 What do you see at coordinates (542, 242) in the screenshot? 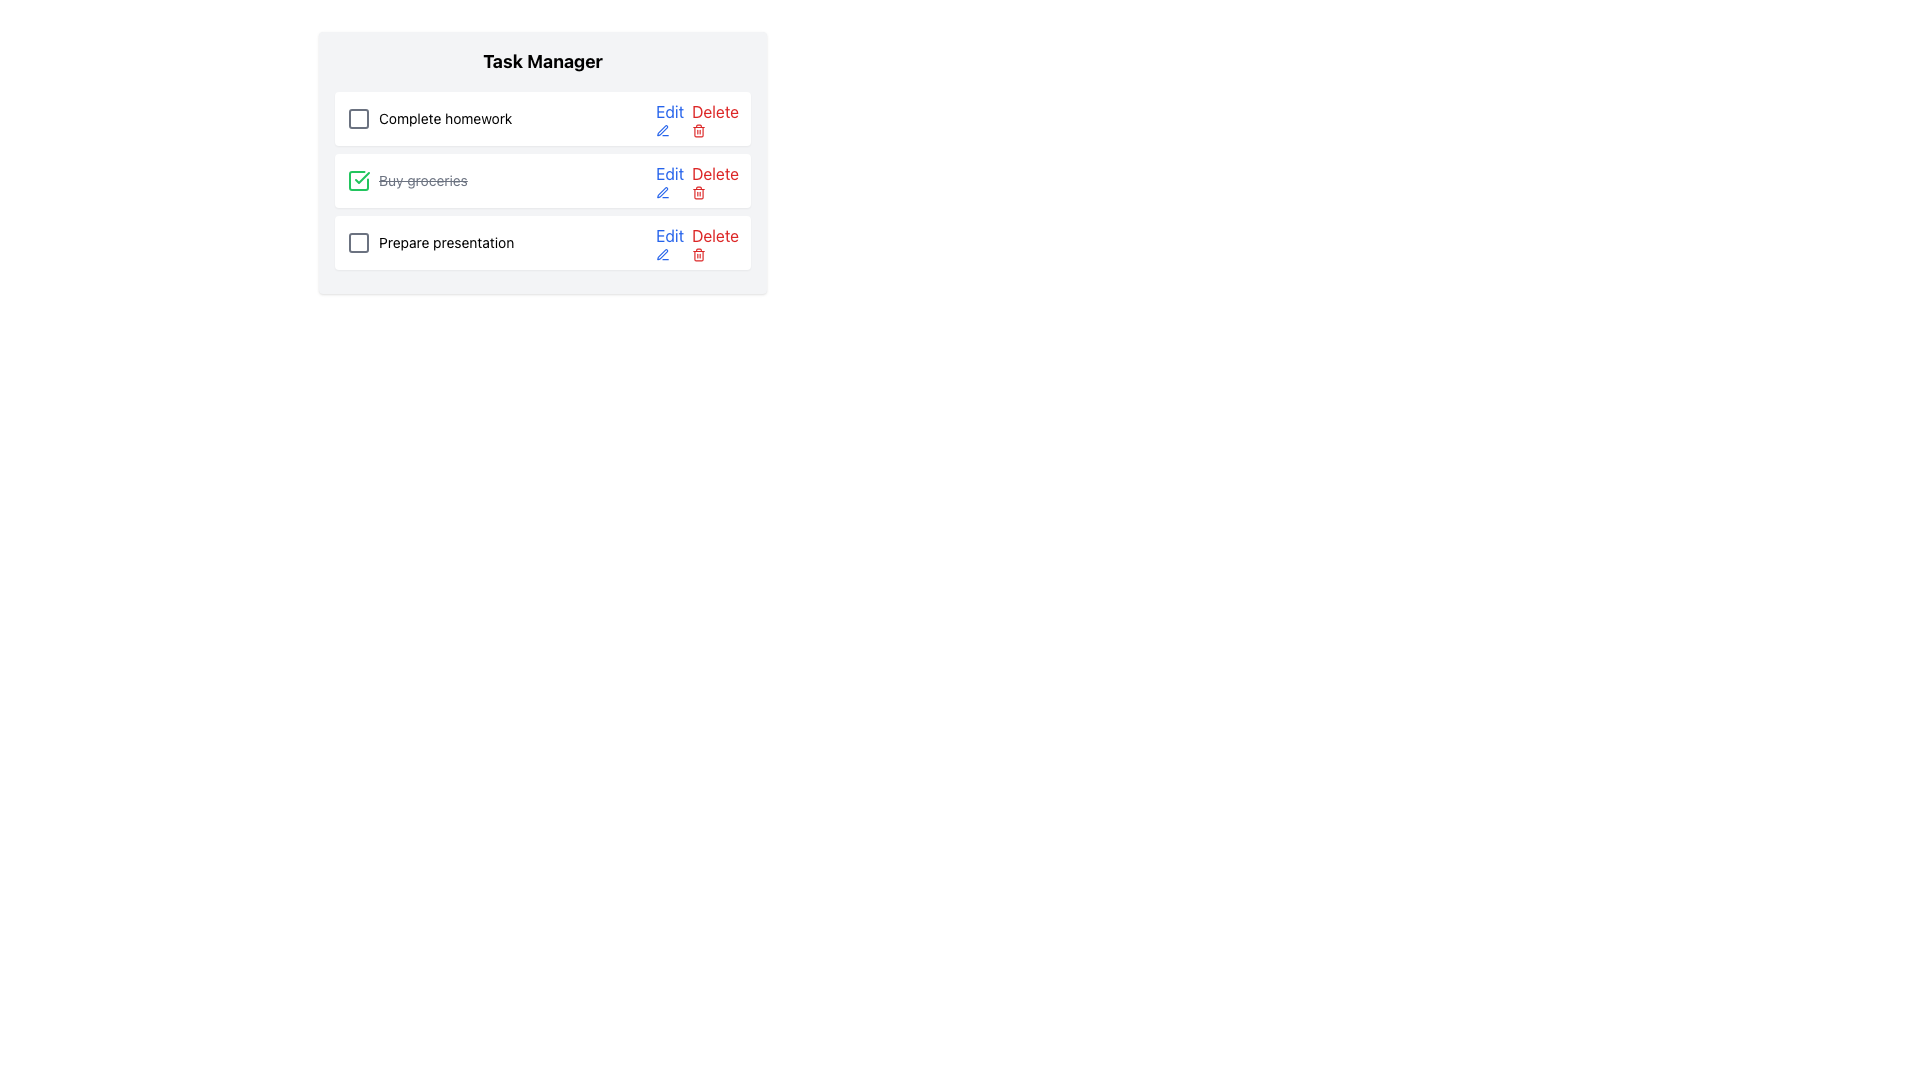
I see `the checkbox of the last task in the task manager to mark it as completed` at bounding box center [542, 242].